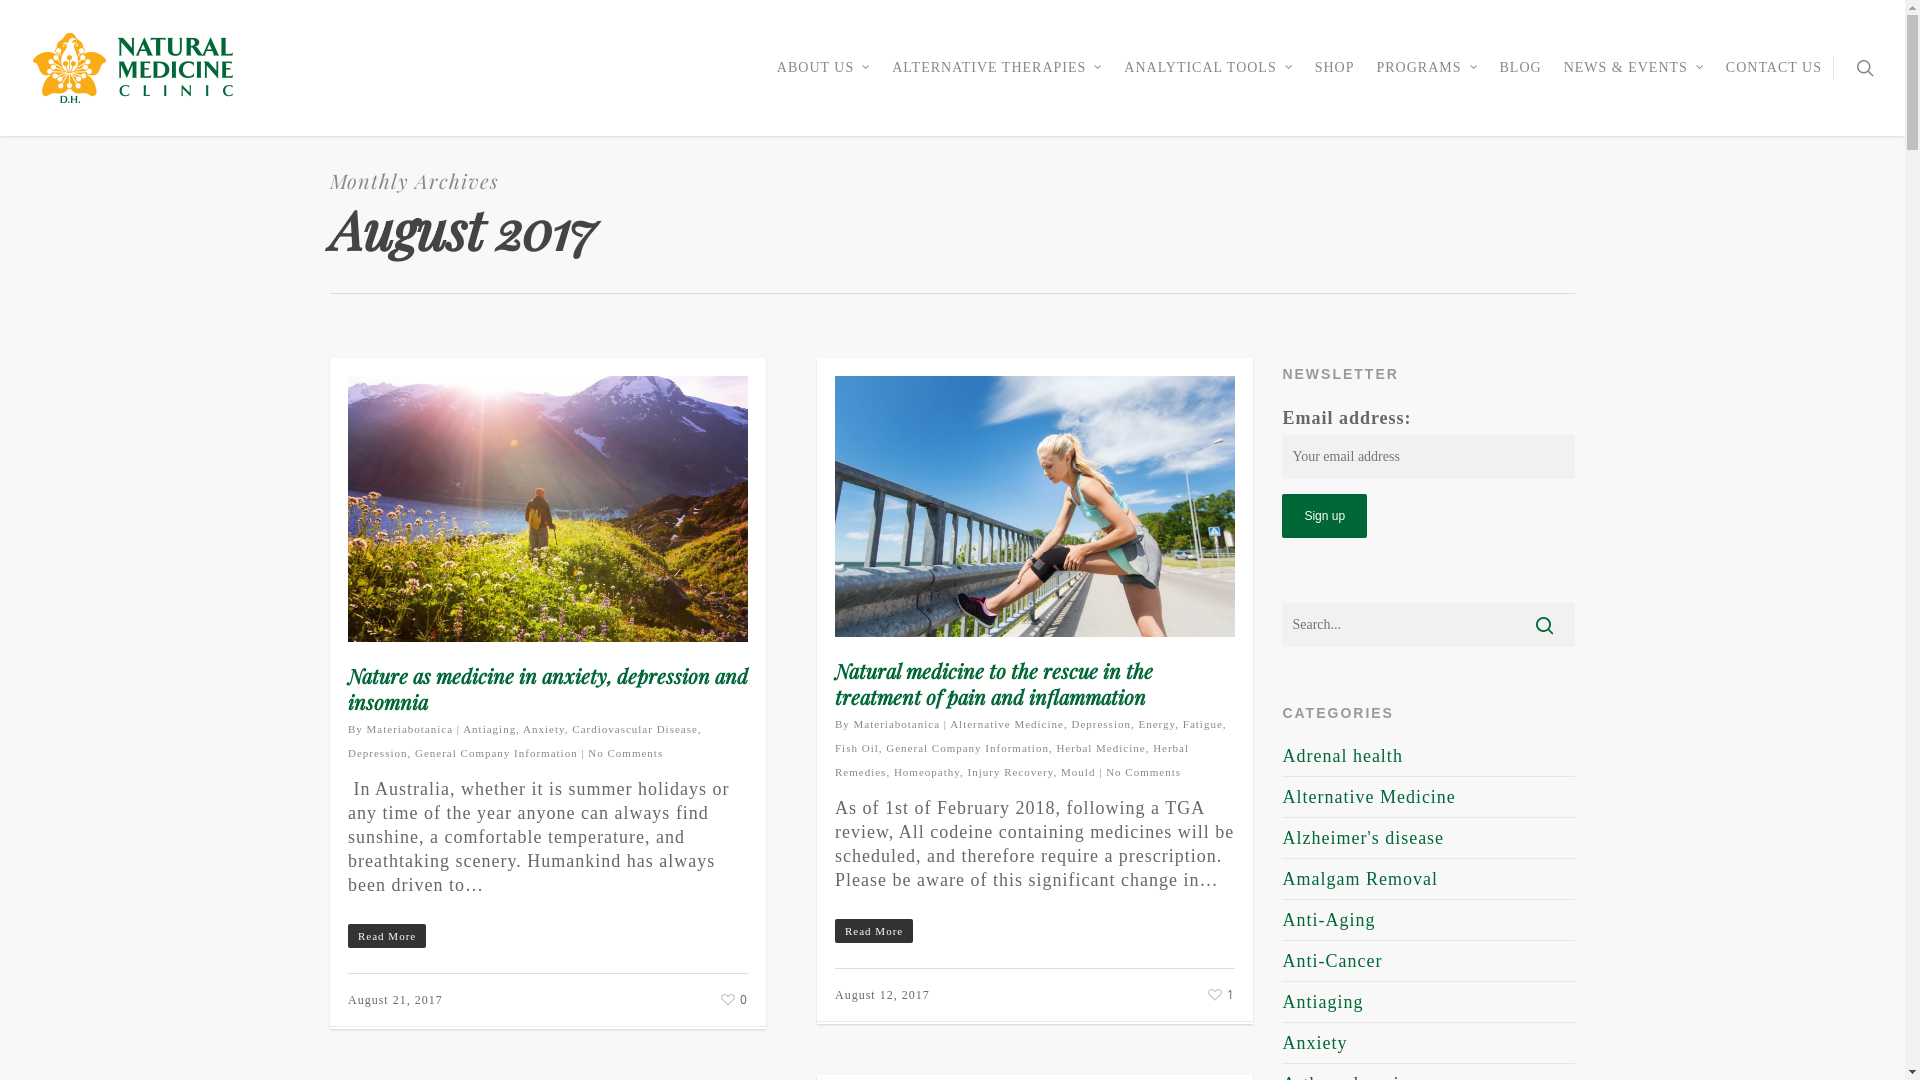  I want to click on 'Cardiovascular Disease', so click(570, 729).